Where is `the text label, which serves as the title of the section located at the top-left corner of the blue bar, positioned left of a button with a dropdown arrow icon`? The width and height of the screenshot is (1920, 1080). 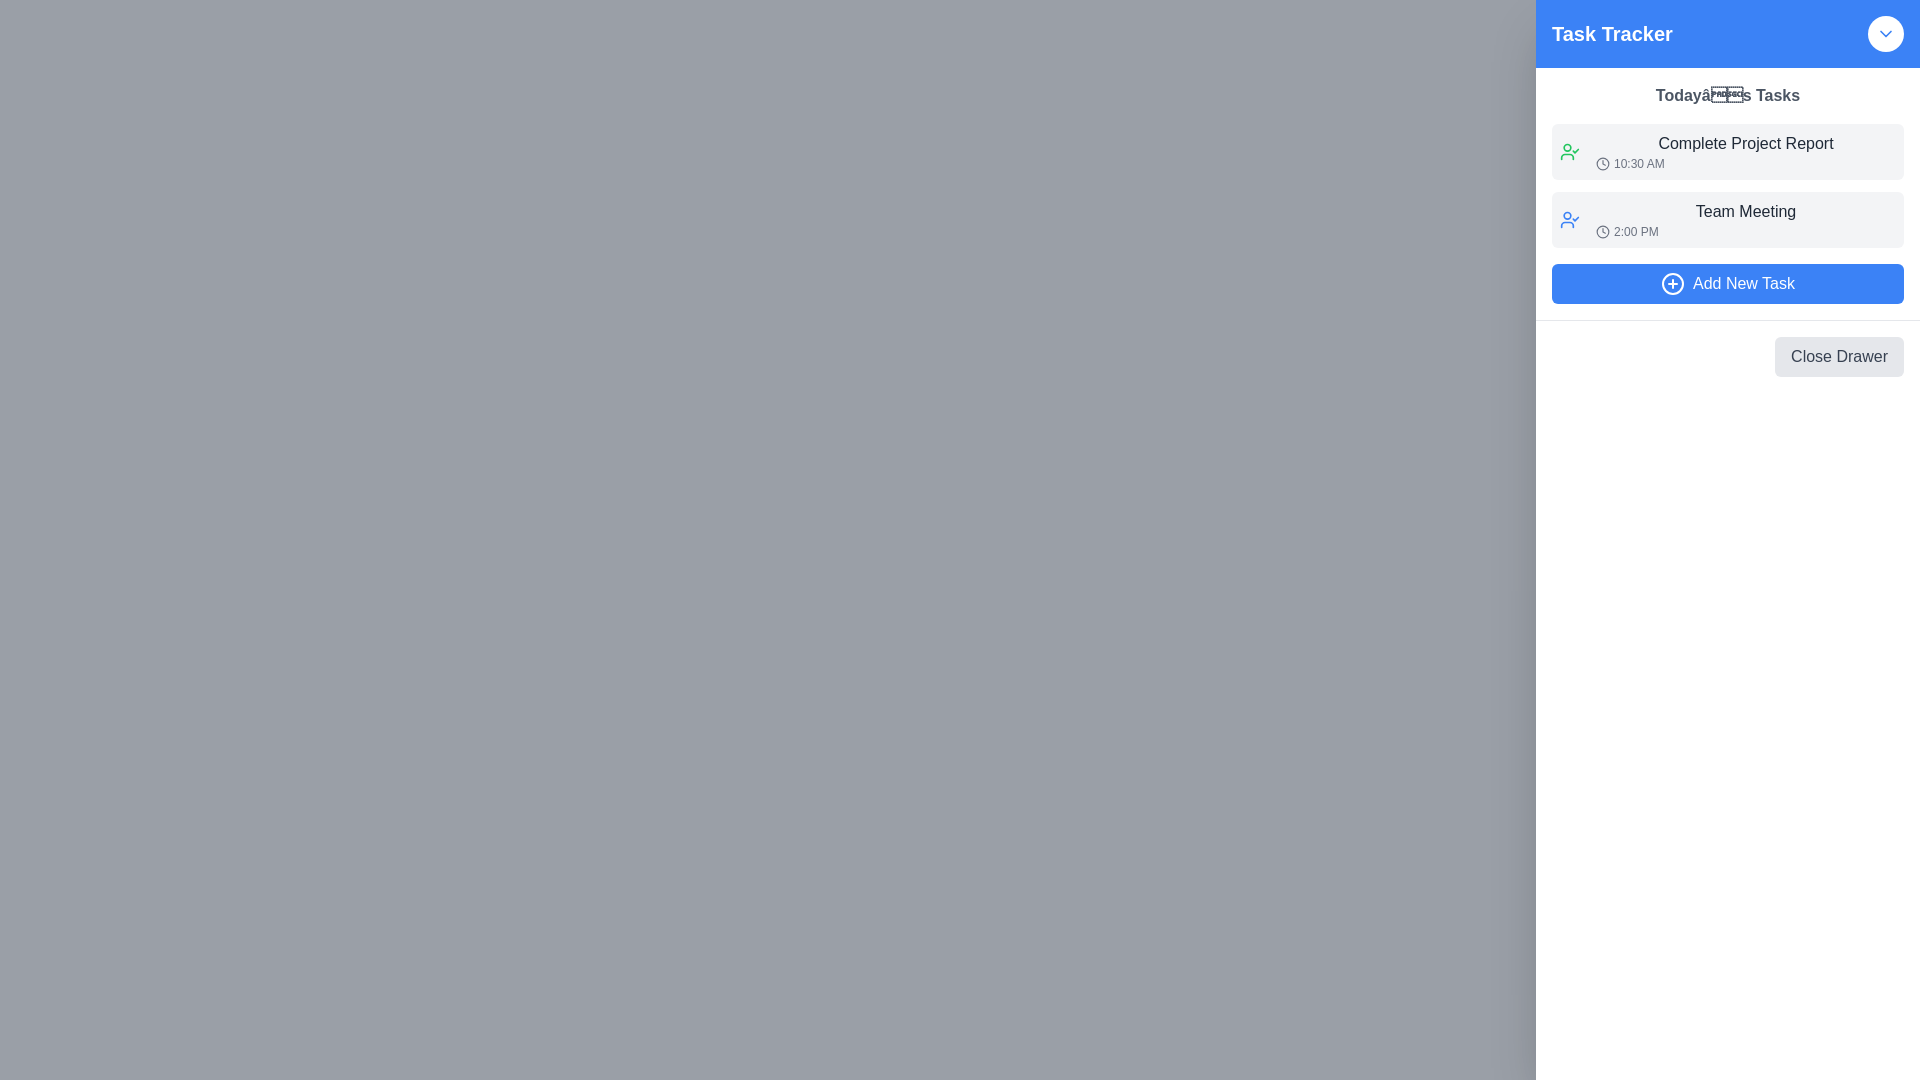 the text label, which serves as the title of the section located at the top-left corner of the blue bar, positioned left of a button with a dropdown arrow icon is located at coordinates (1612, 34).